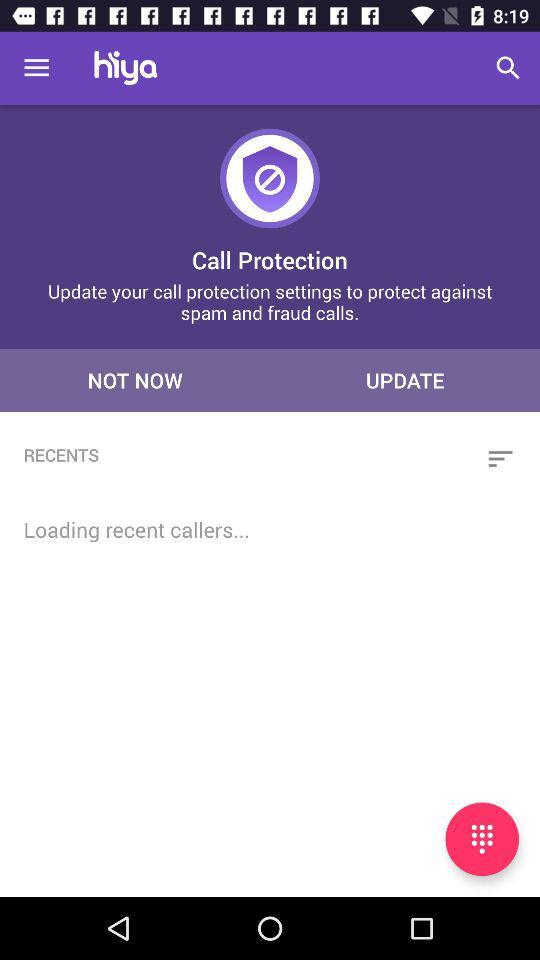 Image resolution: width=540 pixels, height=960 pixels. I want to click on the dialpad icon, so click(481, 839).